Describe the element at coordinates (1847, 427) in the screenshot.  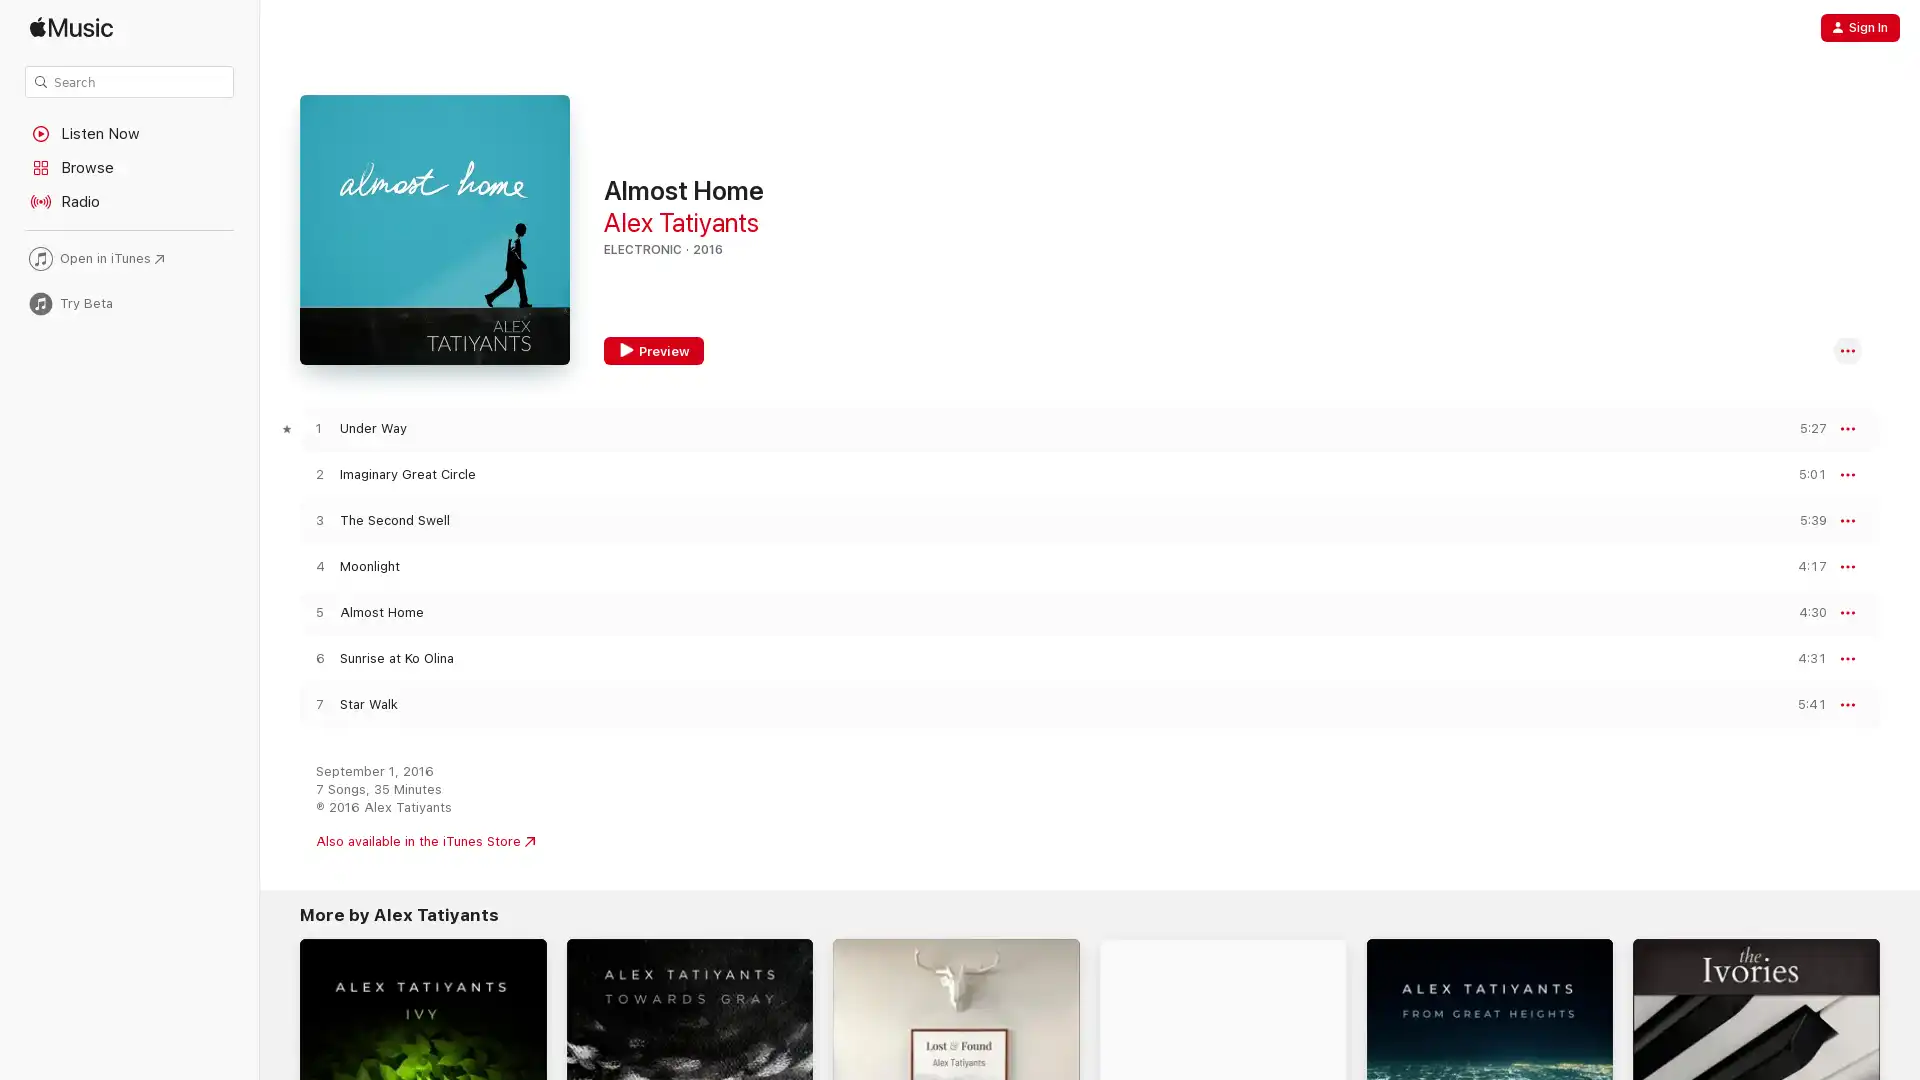
I see `More` at that location.